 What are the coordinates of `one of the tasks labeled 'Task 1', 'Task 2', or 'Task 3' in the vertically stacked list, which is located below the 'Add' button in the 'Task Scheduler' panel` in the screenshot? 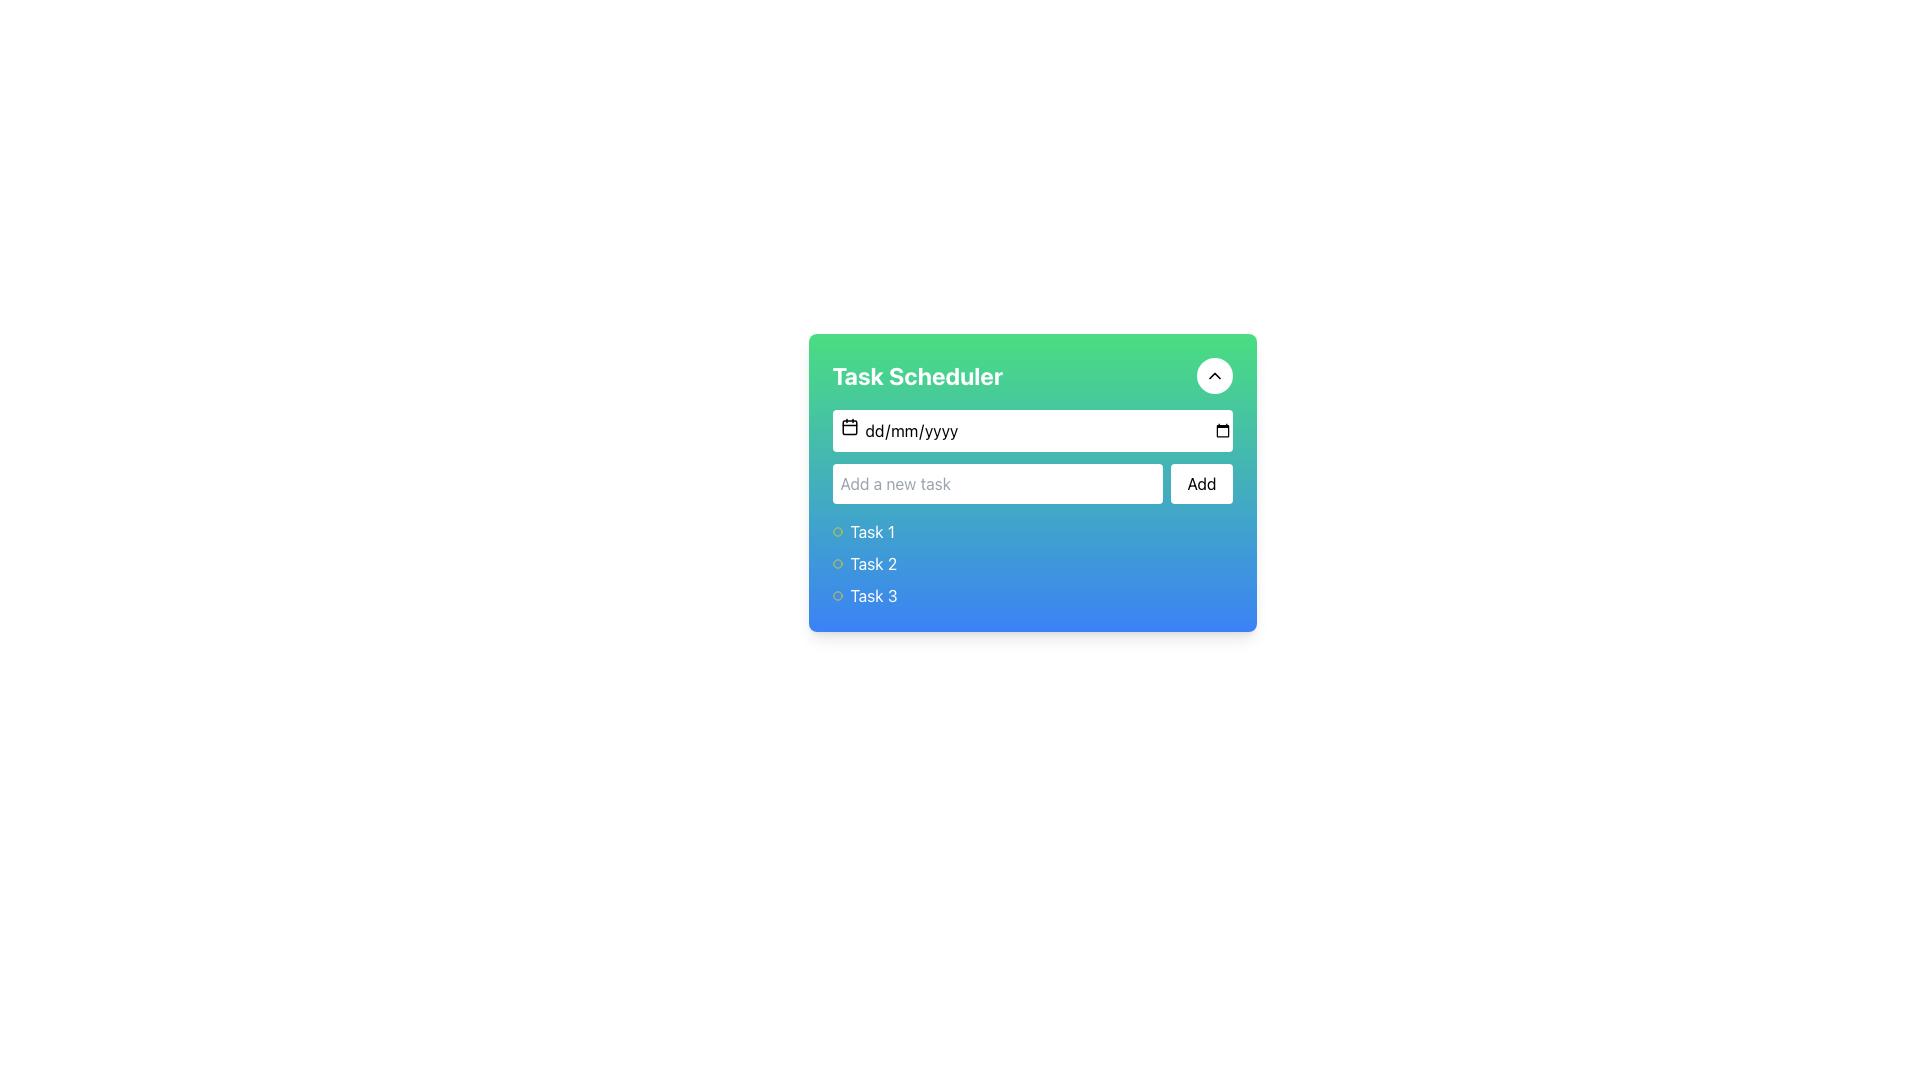 It's located at (1032, 563).